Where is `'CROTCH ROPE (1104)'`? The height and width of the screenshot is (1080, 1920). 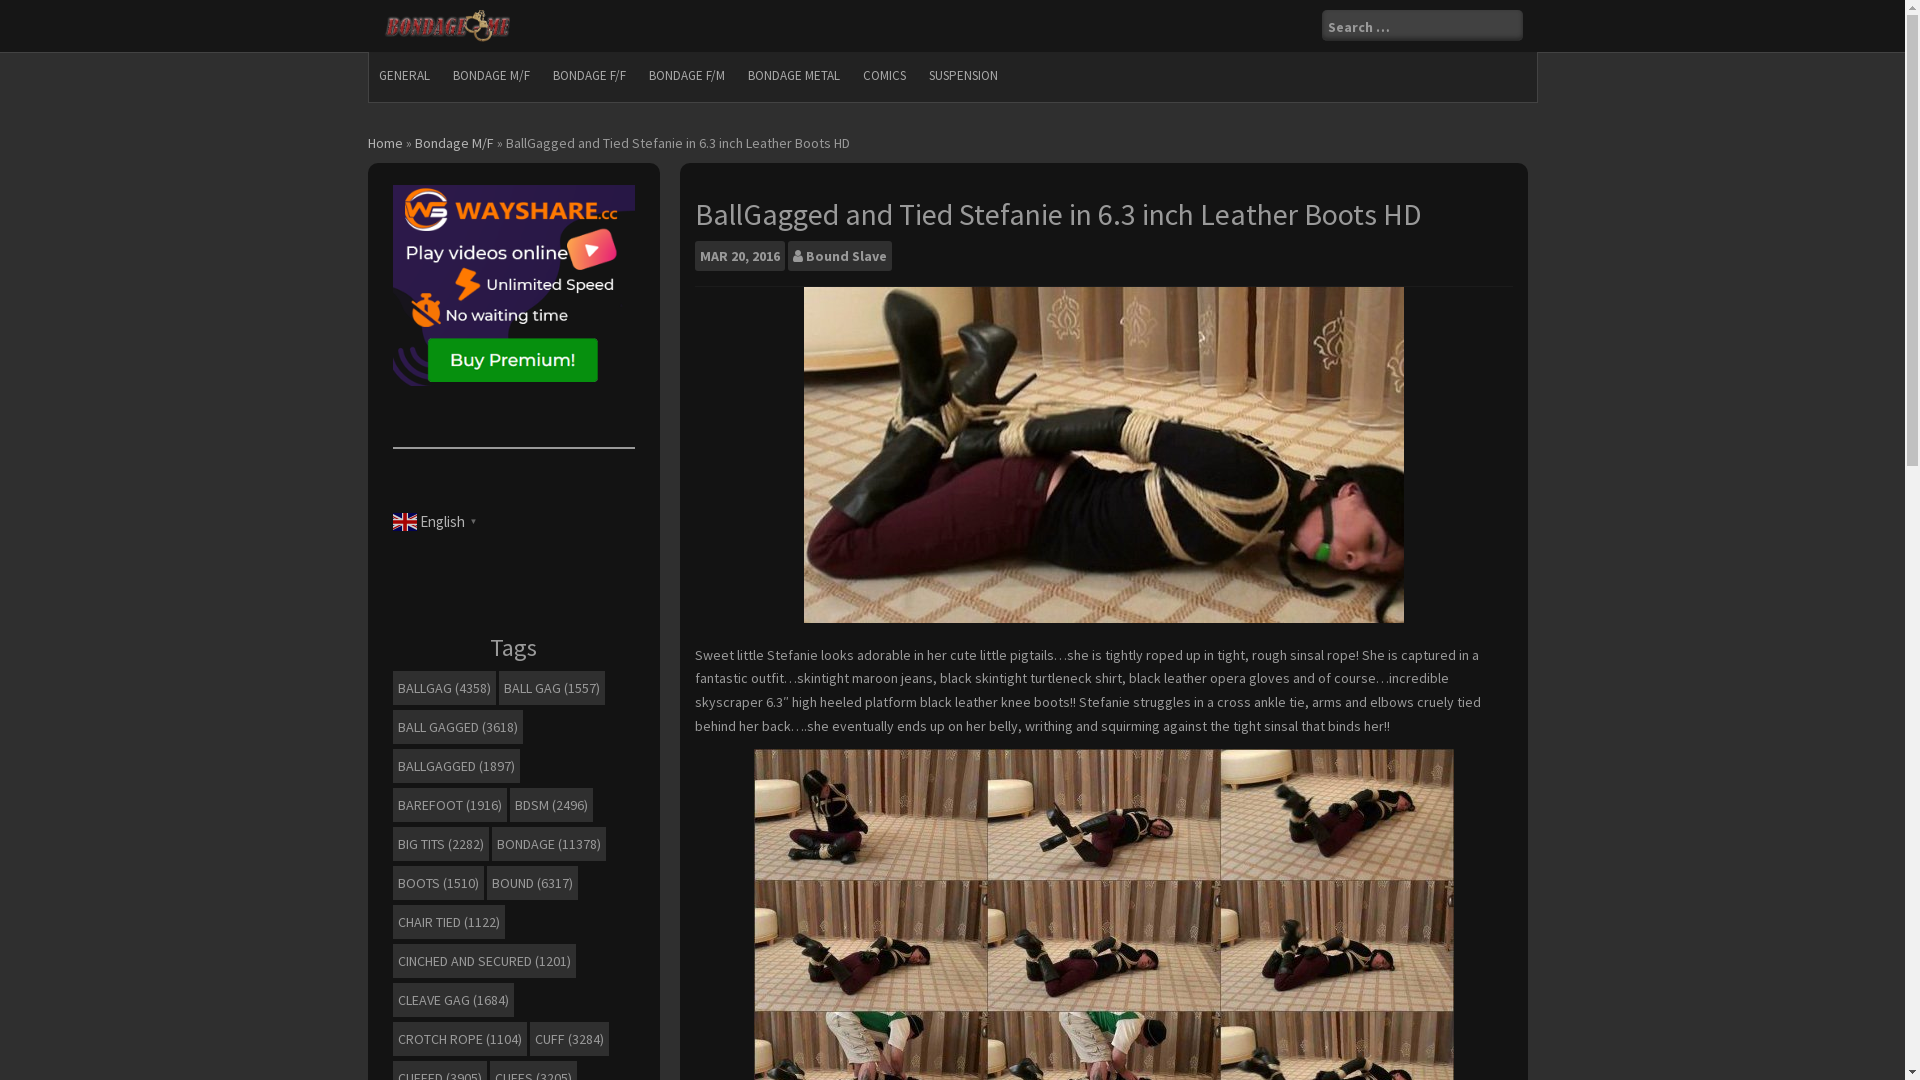
'CROTCH ROPE (1104)' is located at coordinates (458, 1037).